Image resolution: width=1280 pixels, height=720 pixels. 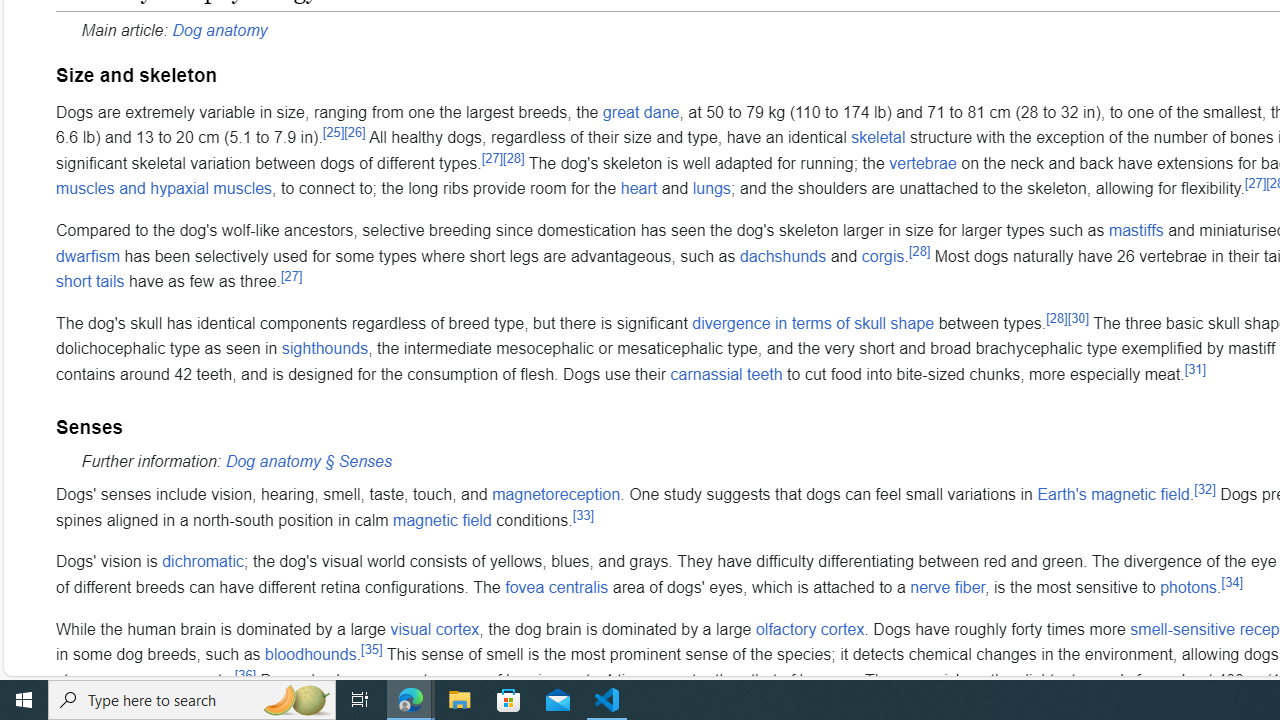 I want to click on 'carnassial teeth', so click(x=725, y=374).